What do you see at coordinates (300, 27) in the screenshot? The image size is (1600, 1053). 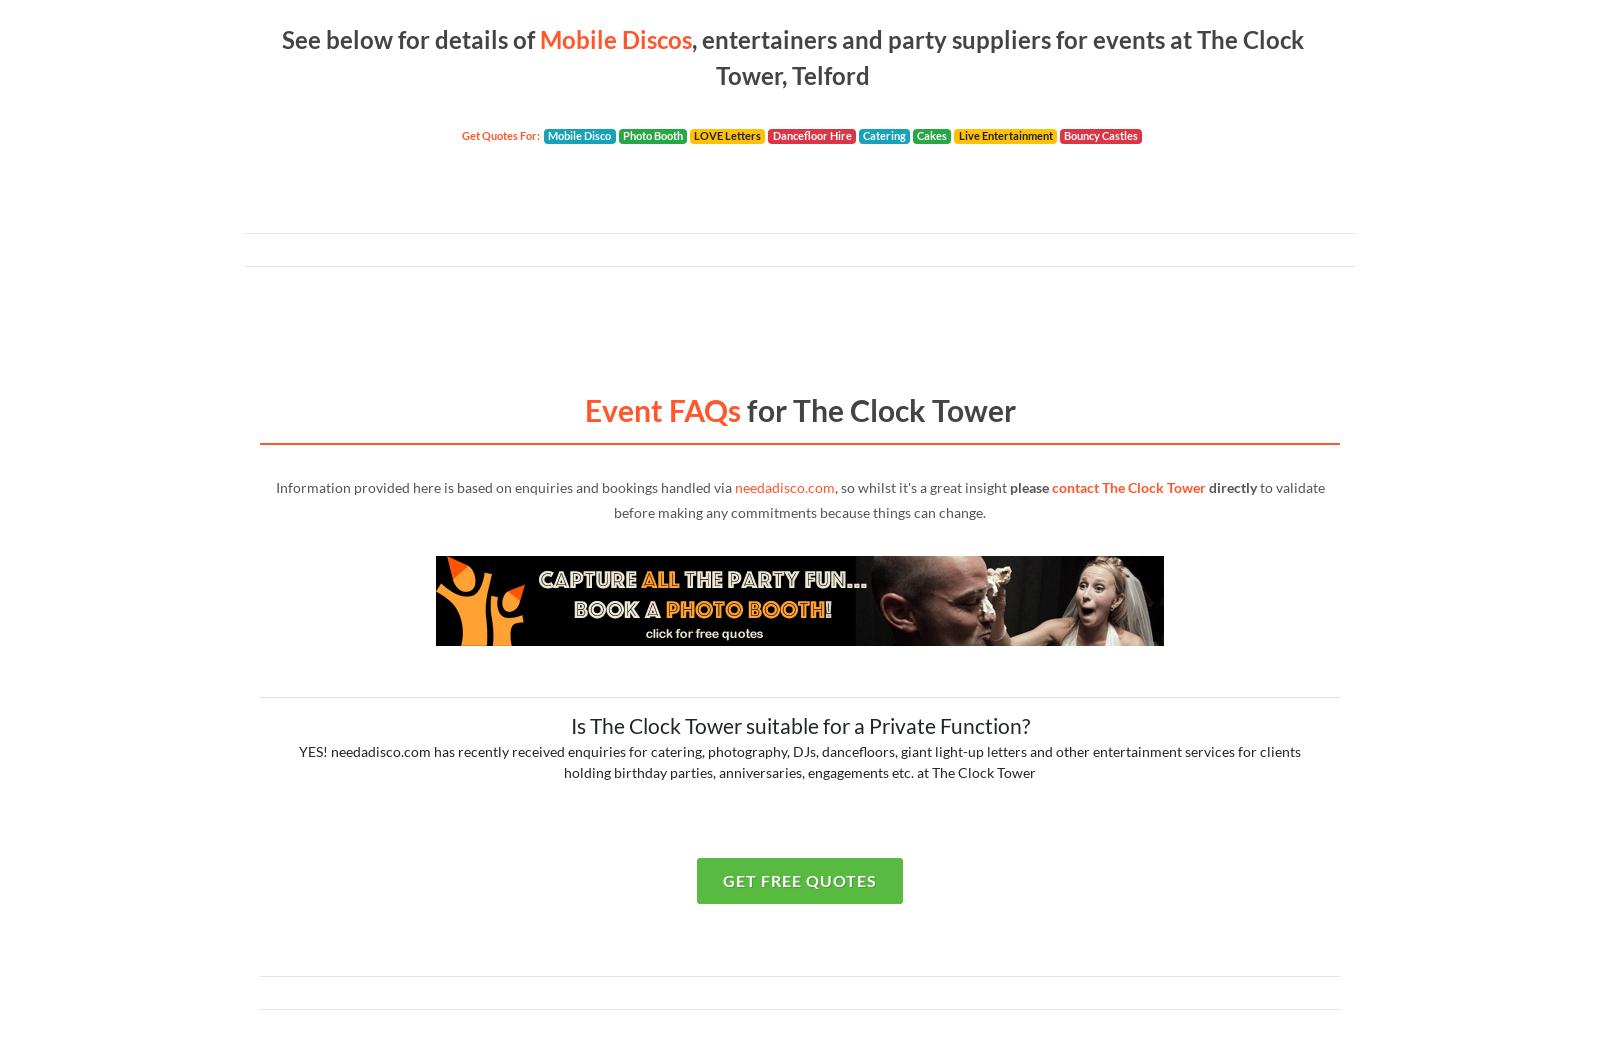 I see `'The Oddfellows Arms'` at bounding box center [300, 27].